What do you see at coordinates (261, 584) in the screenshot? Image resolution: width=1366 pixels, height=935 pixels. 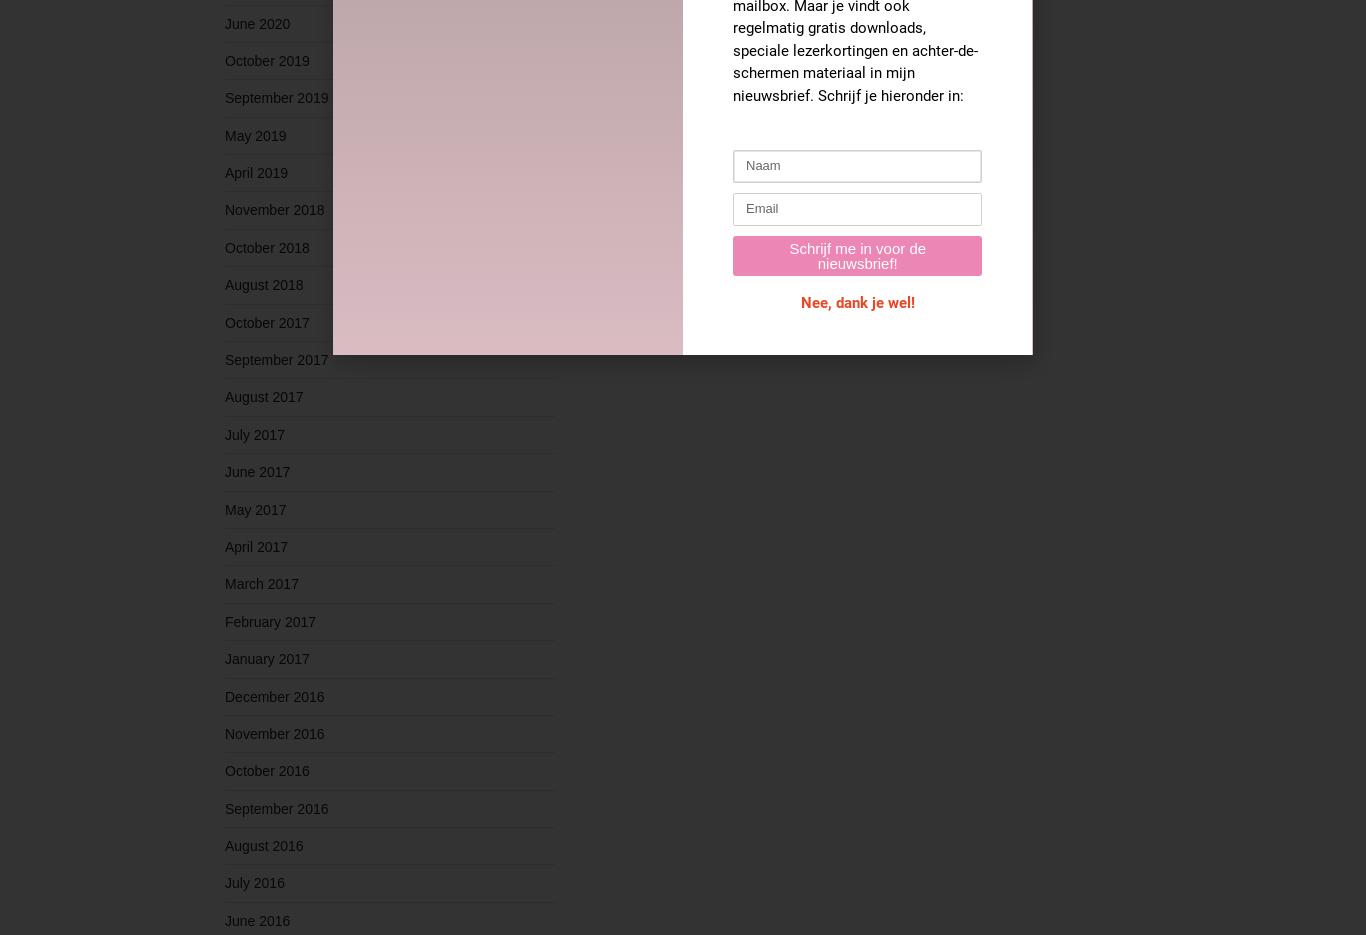 I see `'March 2017'` at bounding box center [261, 584].